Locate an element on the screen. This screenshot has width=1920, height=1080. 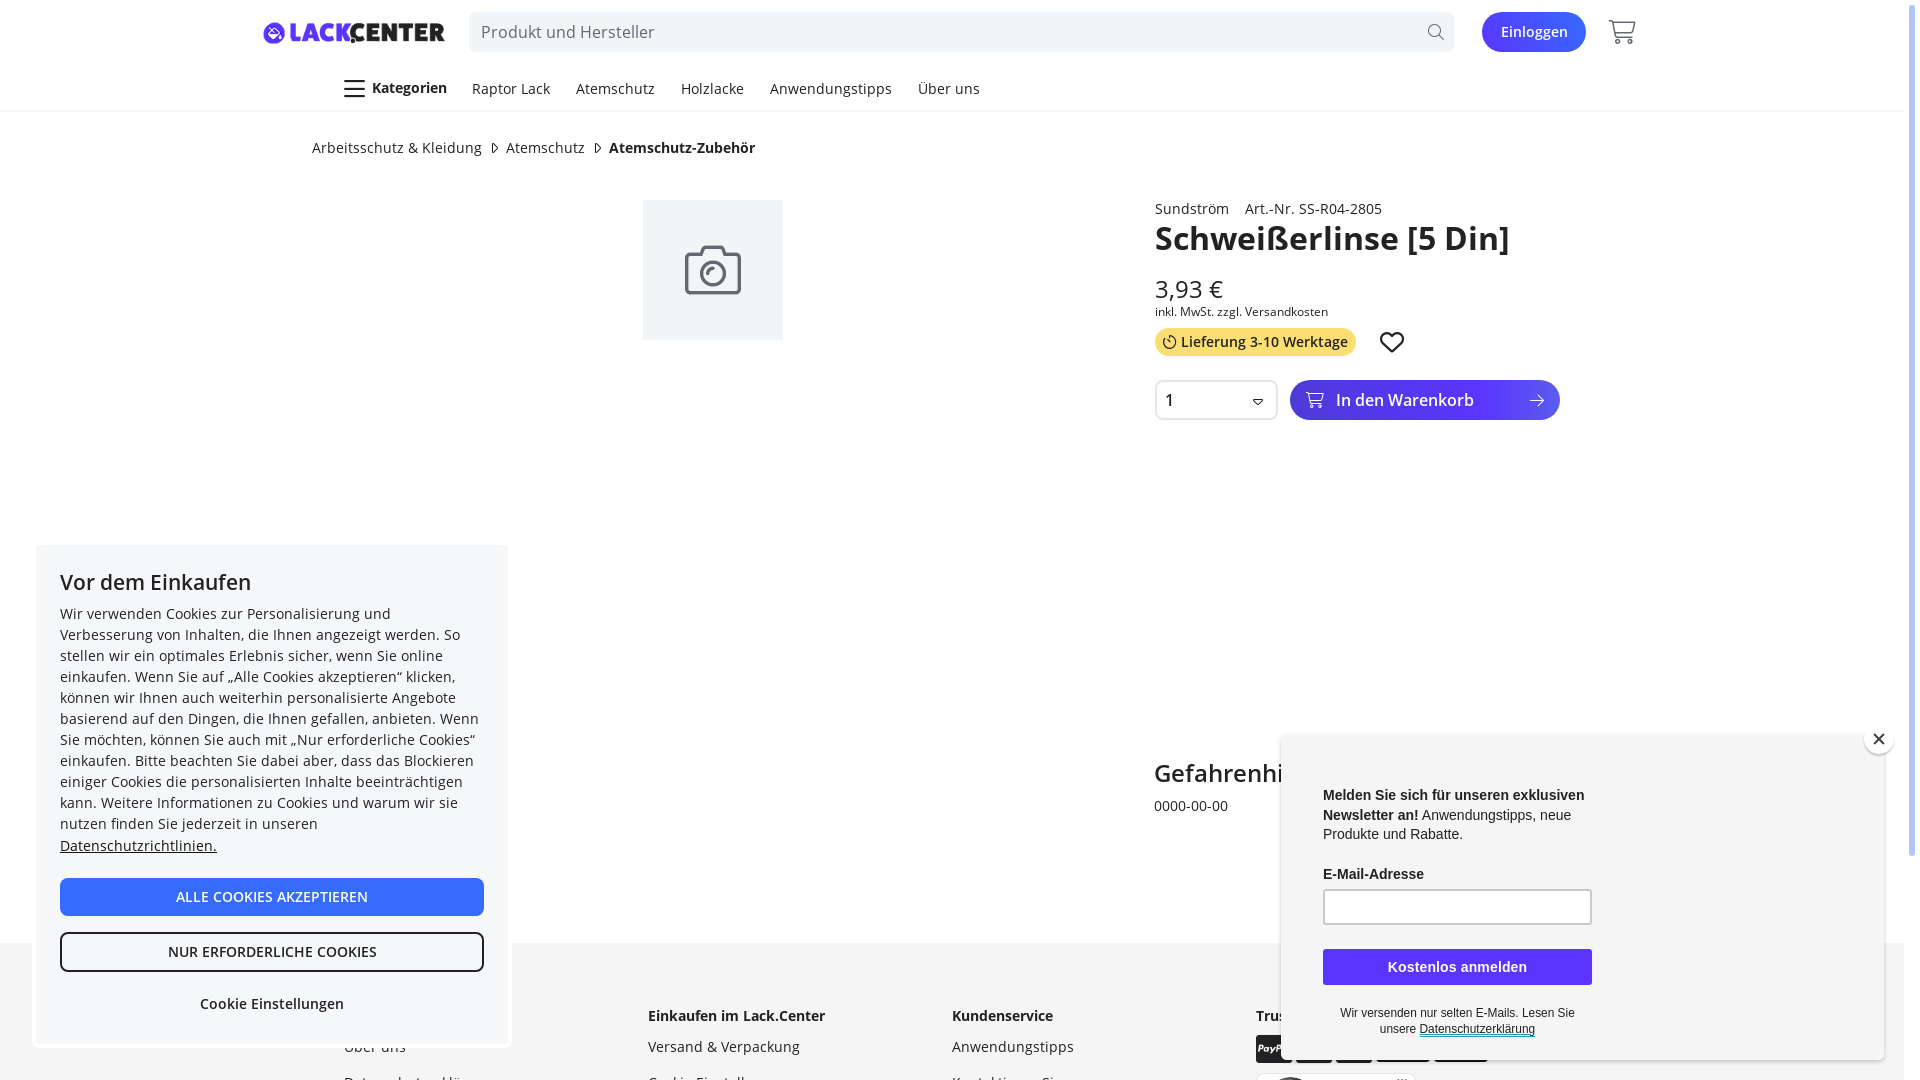
'ALLE COOKIES AKZEPTIEREN' is located at coordinates (271, 896).